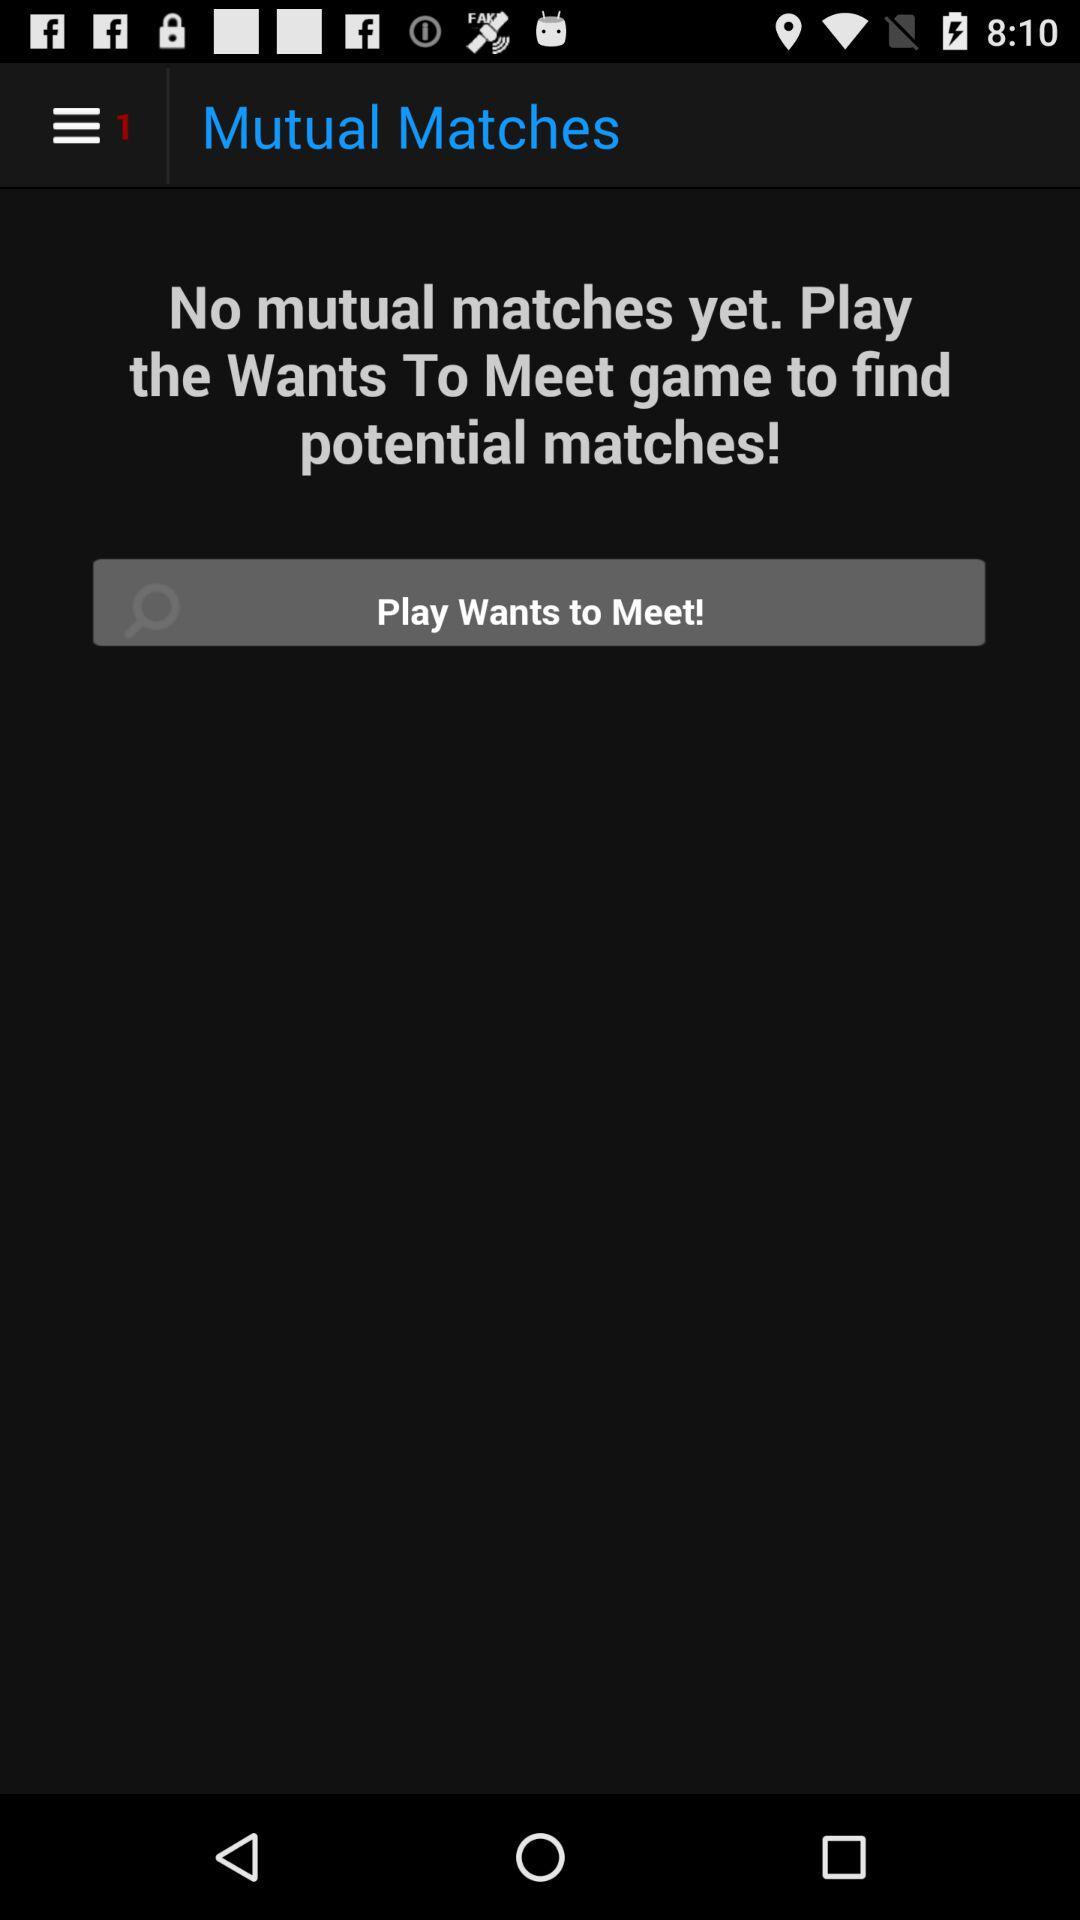 The image size is (1080, 1920). I want to click on option selector, so click(540, 609).